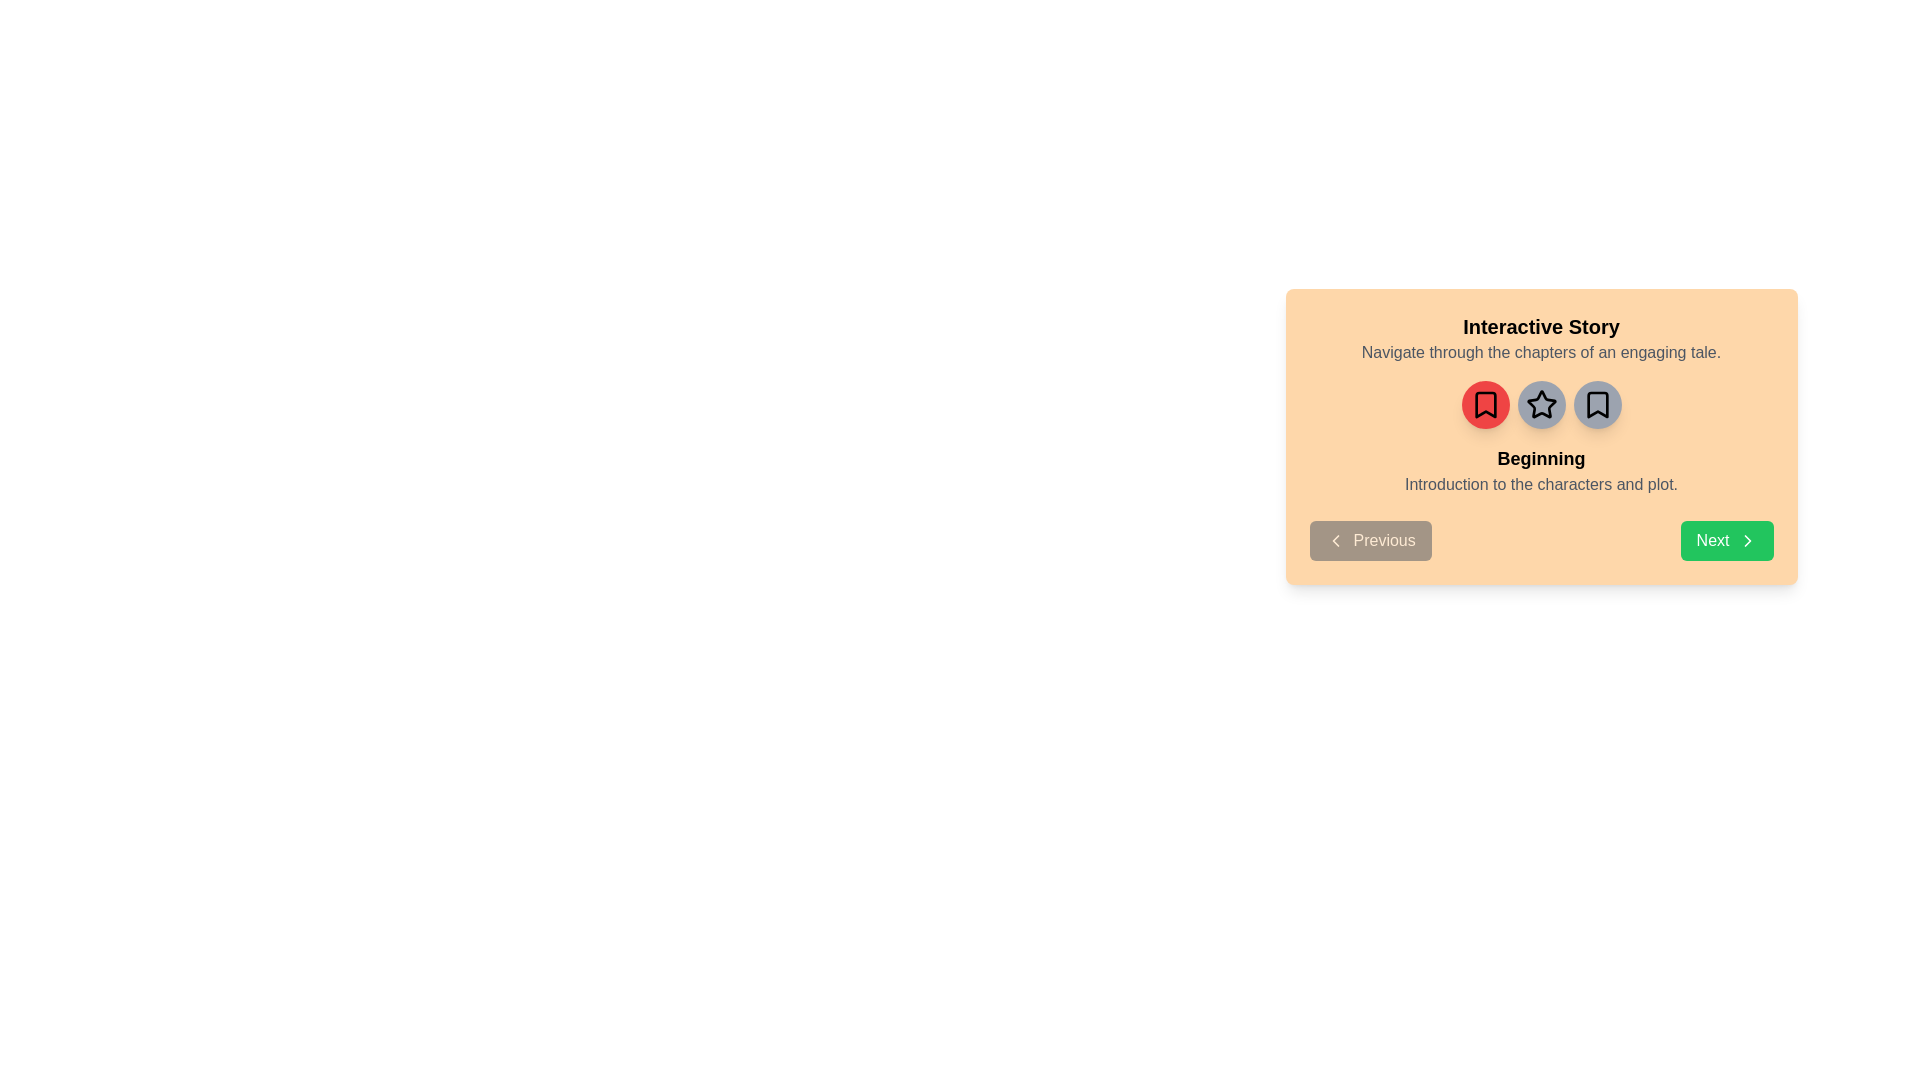 This screenshot has width=1920, height=1080. Describe the element at coordinates (1369, 540) in the screenshot. I see `the Previous button to navigate the story` at that location.